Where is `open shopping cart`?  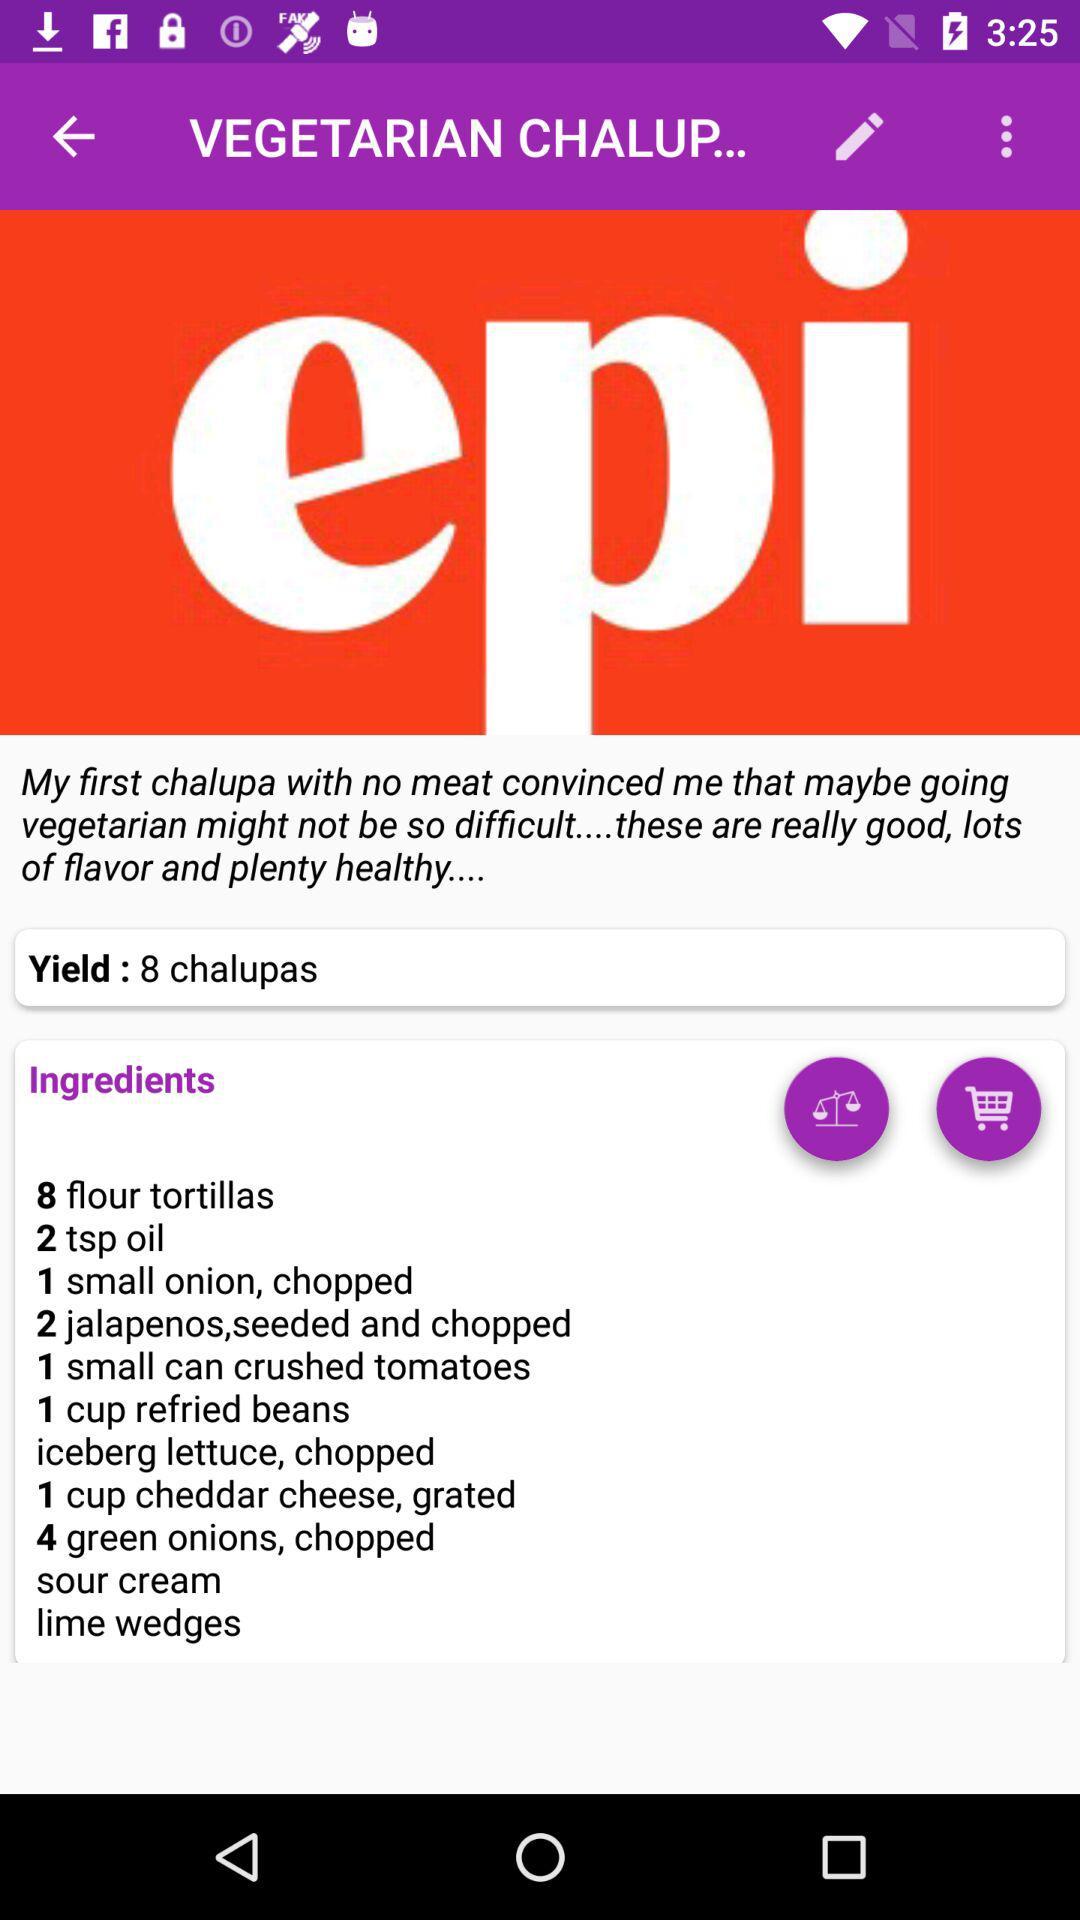
open shopping cart is located at coordinates (987, 1115).